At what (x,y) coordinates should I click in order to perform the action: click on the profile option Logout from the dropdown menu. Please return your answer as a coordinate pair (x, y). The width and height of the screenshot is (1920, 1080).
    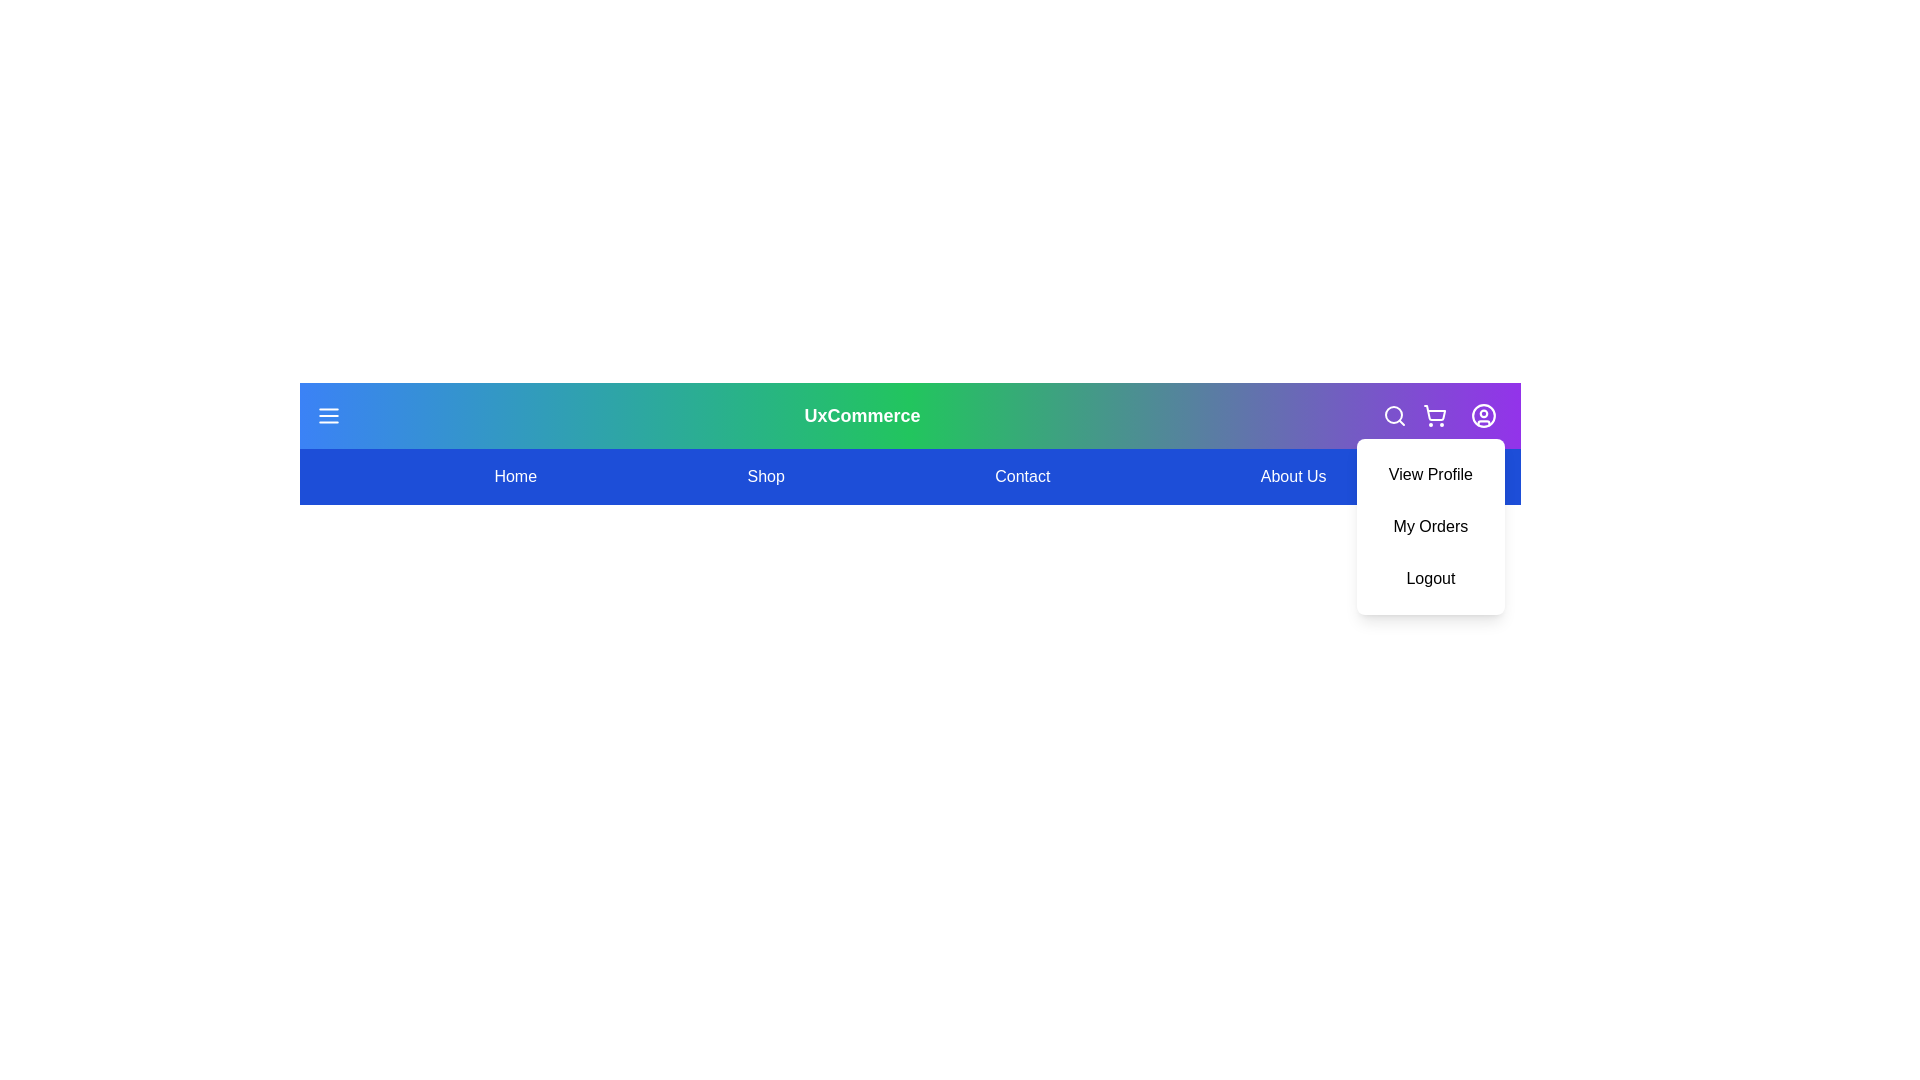
    Looking at the image, I should click on (1429, 578).